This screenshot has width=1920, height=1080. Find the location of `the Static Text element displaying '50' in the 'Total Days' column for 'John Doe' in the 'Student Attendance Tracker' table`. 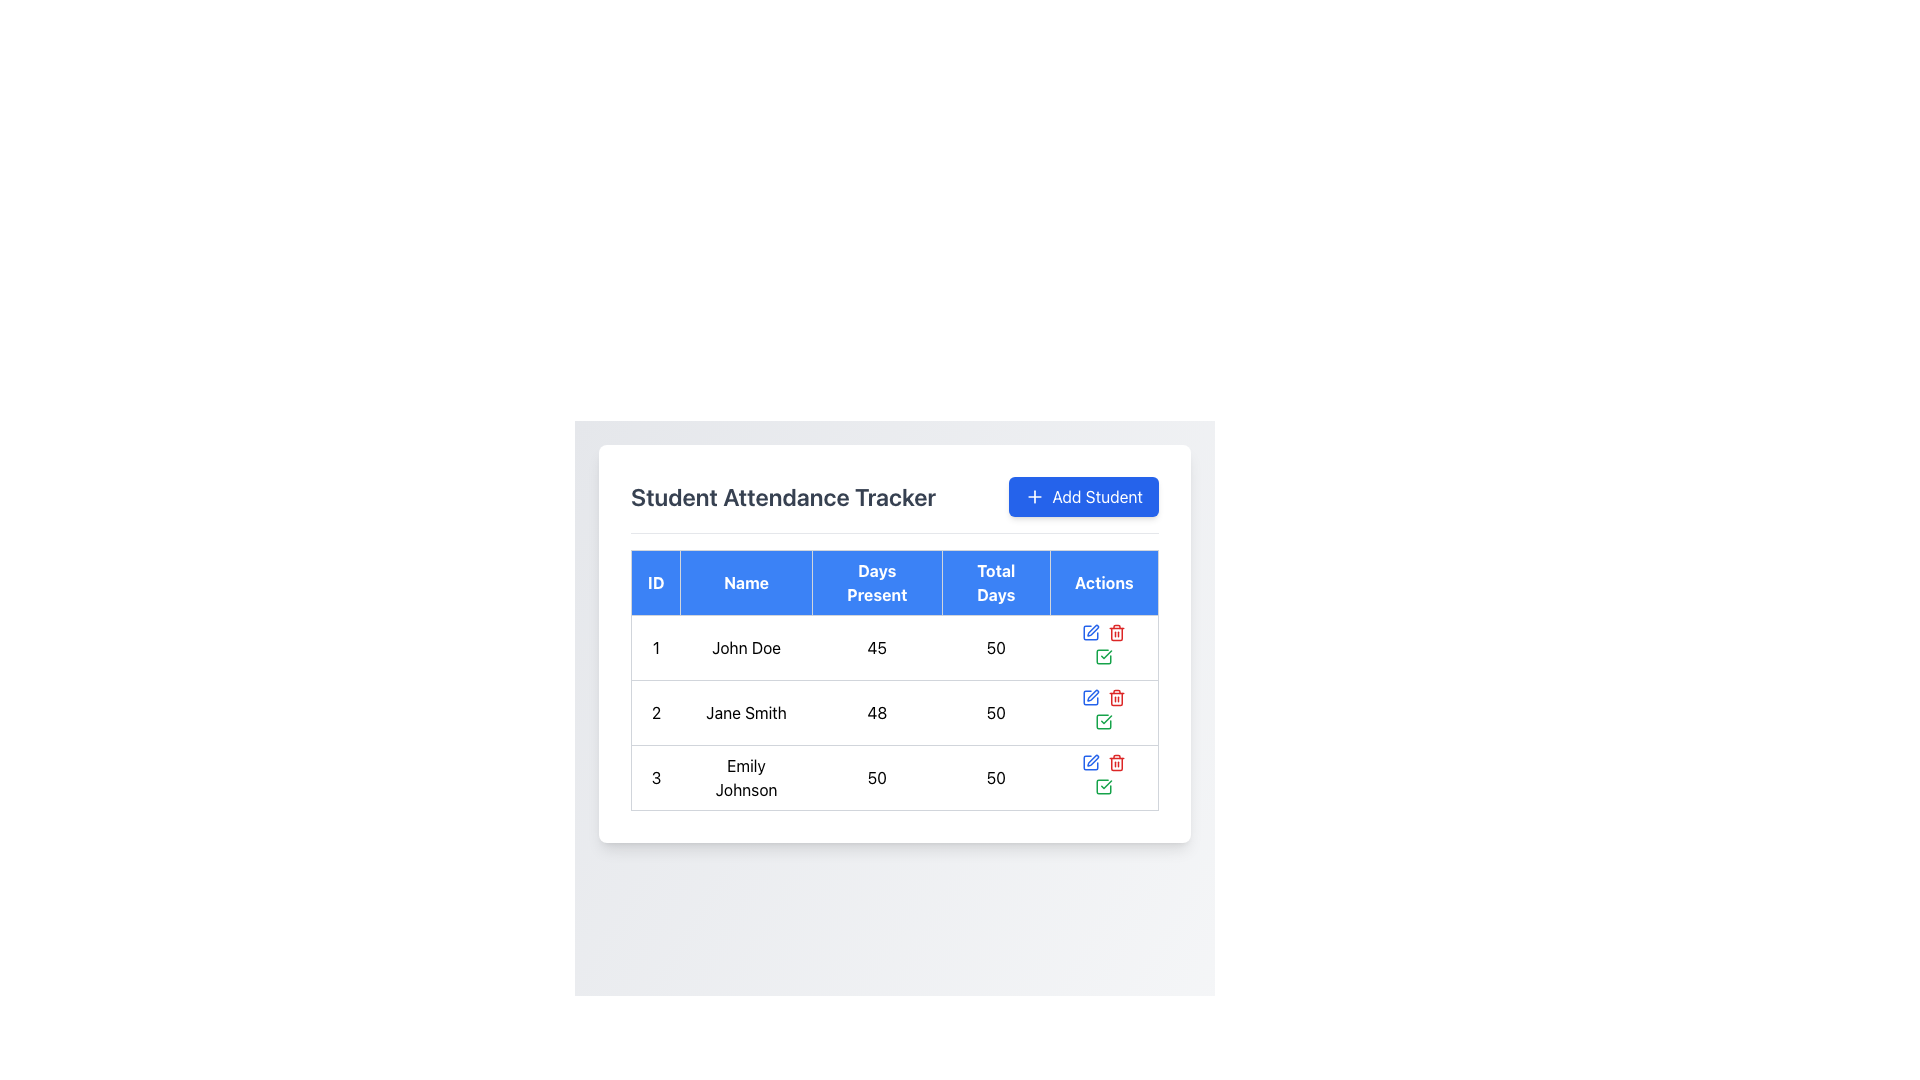

the Static Text element displaying '50' in the 'Total Days' column for 'John Doe' in the 'Student Attendance Tracker' table is located at coordinates (996, 648).